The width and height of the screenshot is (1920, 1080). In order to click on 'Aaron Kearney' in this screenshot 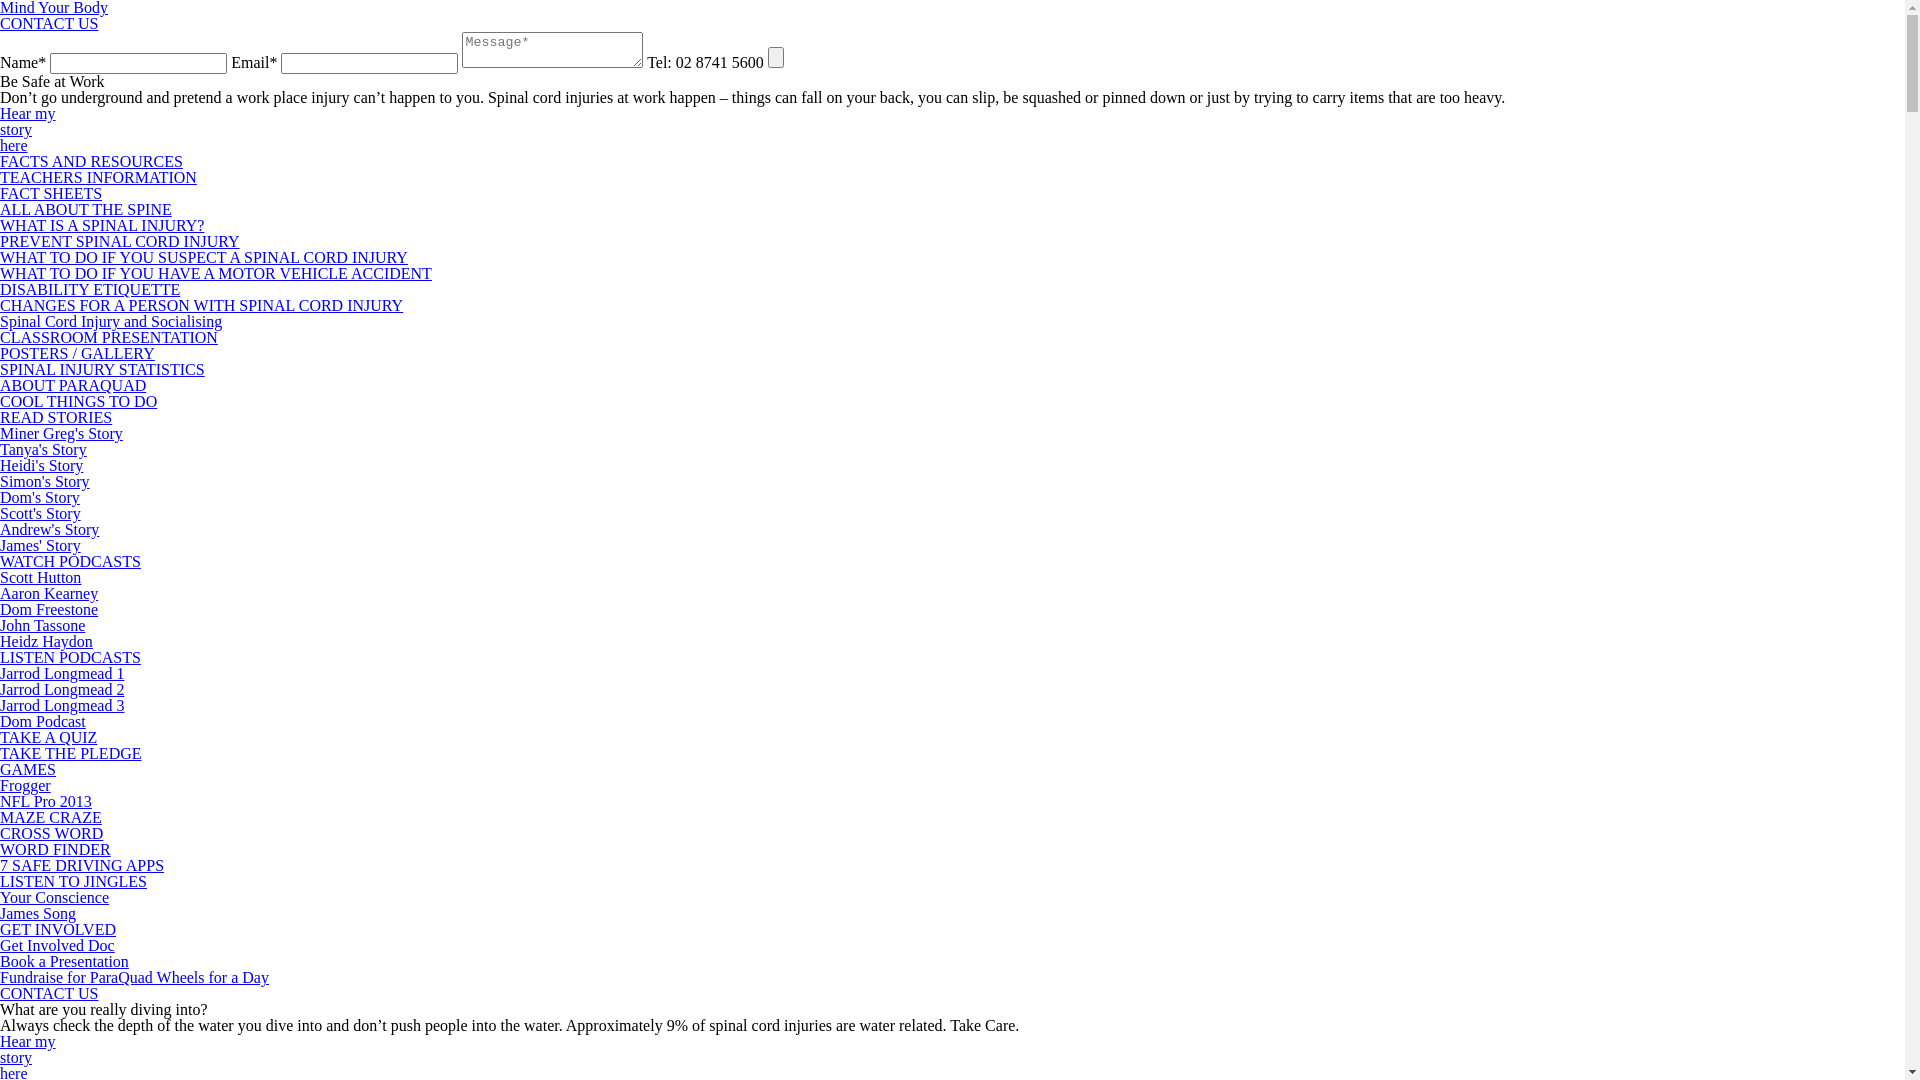, I will do `click(48, 592)`.